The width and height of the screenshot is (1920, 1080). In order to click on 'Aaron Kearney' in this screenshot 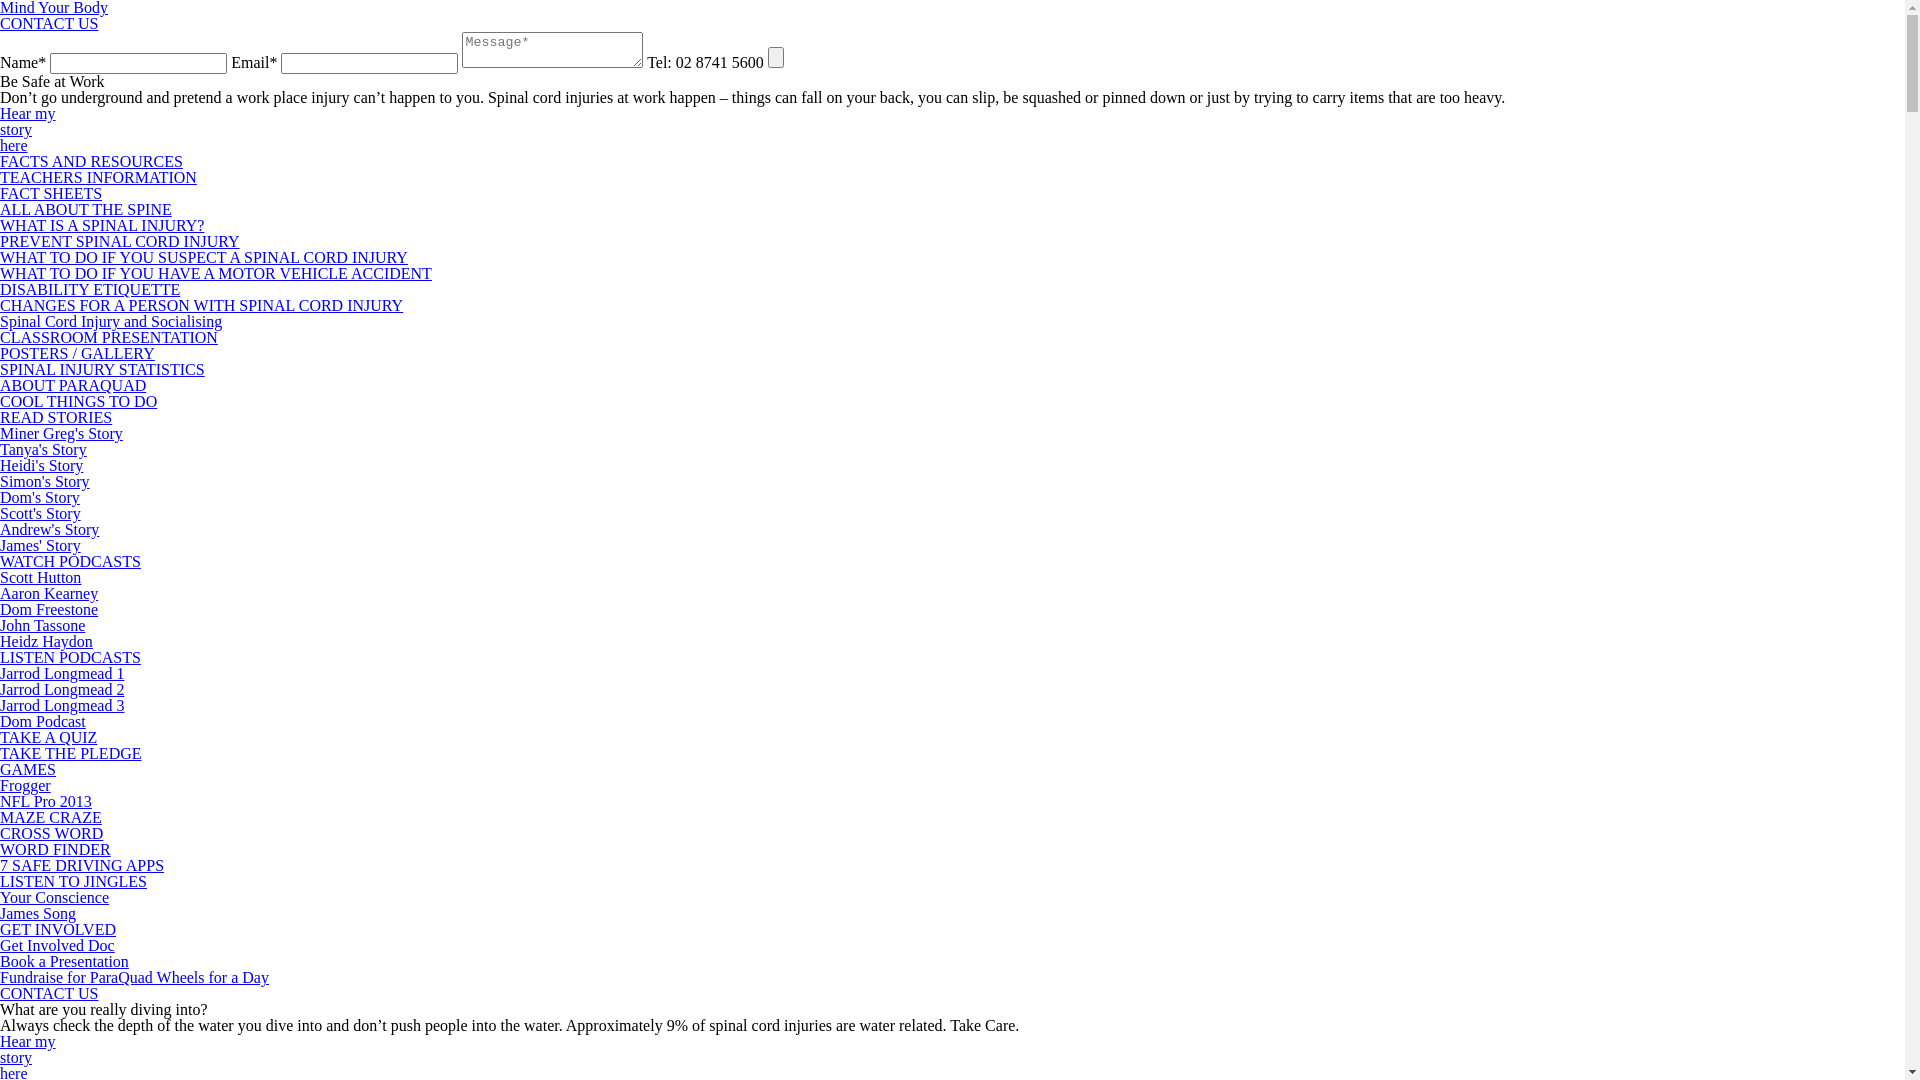, I will do `click(48, 592)`.